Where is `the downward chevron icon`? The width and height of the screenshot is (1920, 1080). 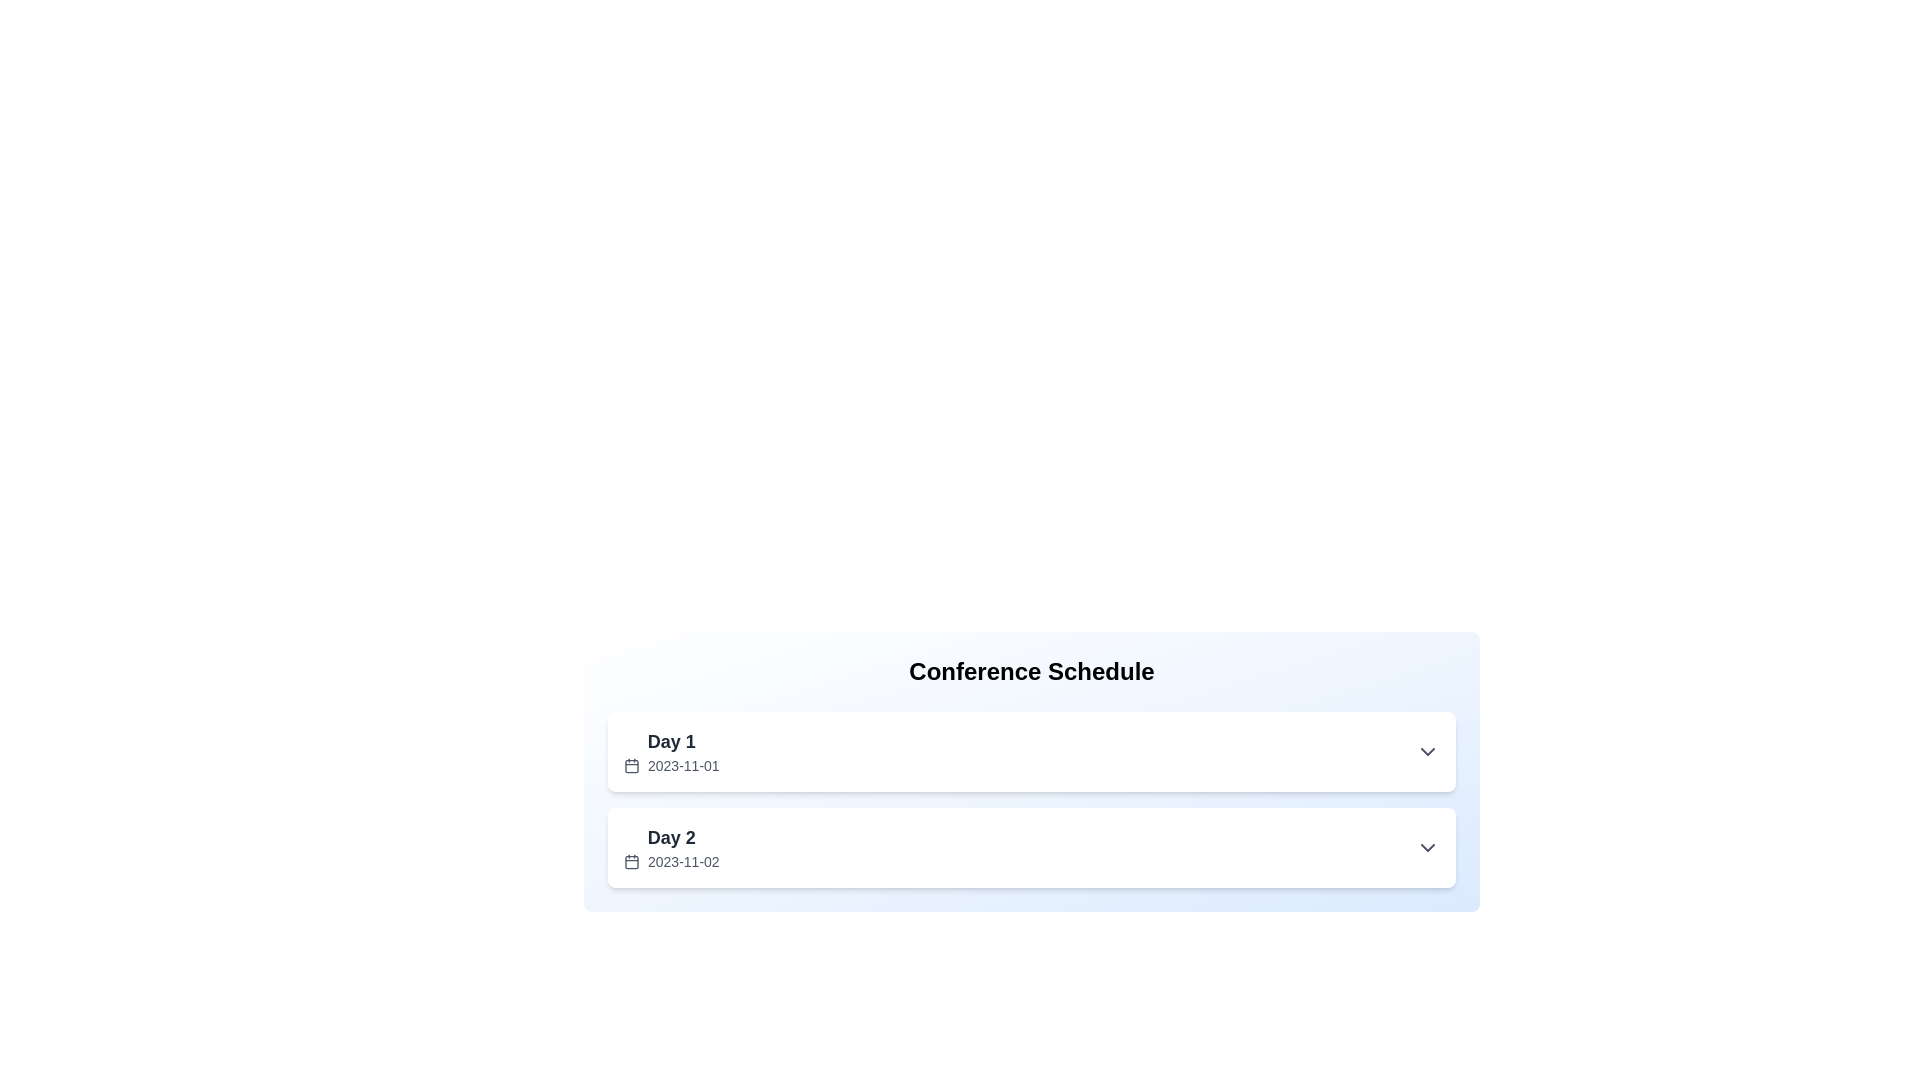
the downward chevron icon is located at coordinates (1427, 848).